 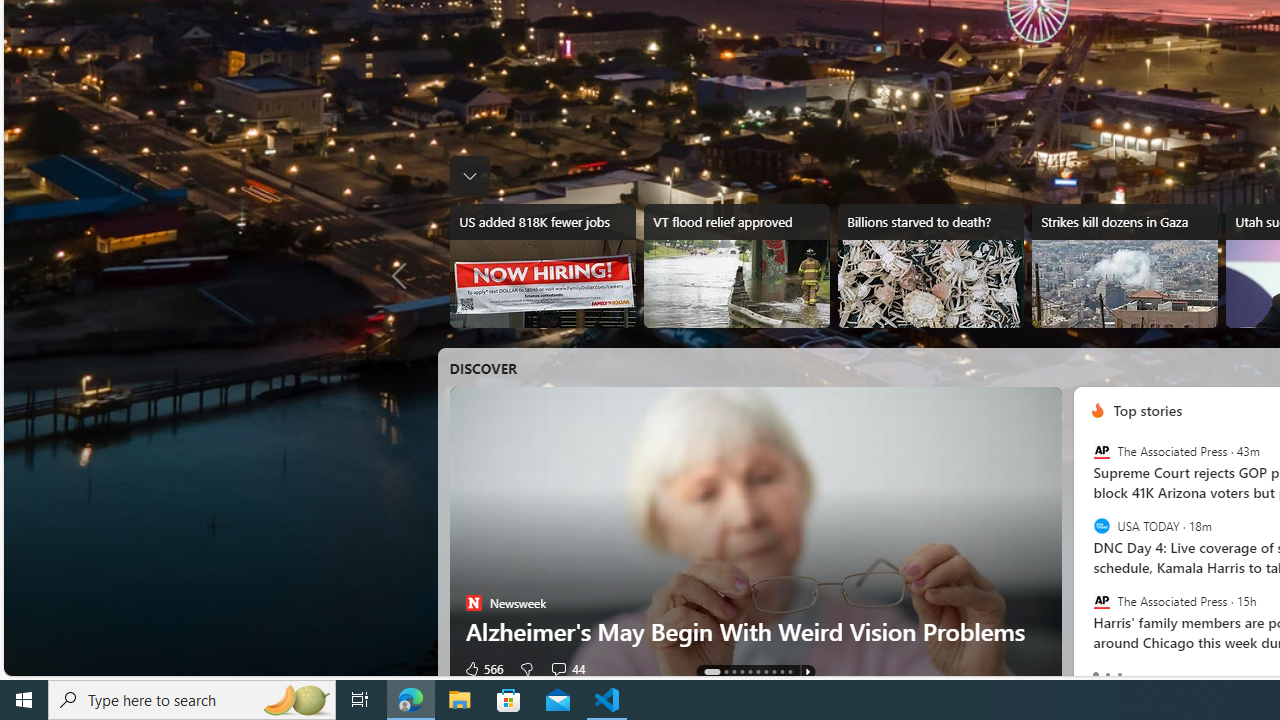 What do you see at coordinates (1124, 265) in the screenshot?
I see `'Strikes kill dozens in Gaza'` at bounding box center [1124, 265].